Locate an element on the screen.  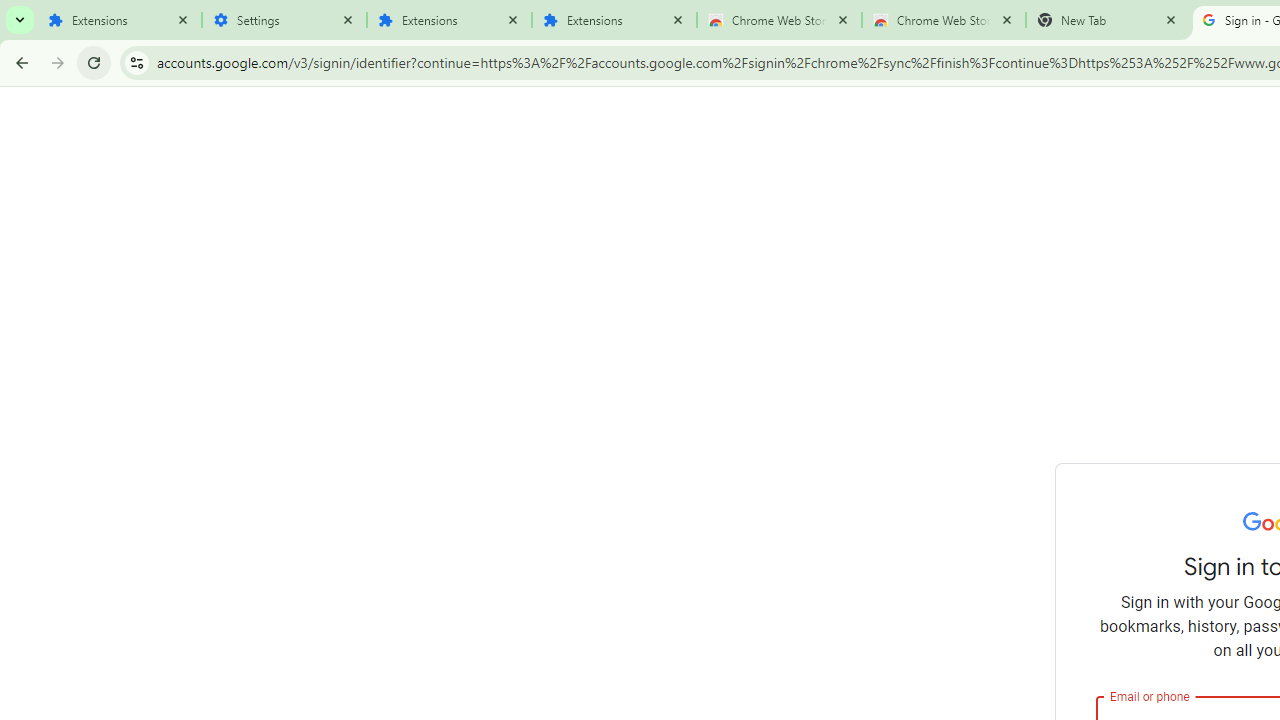
'Extensions' is located at coordinates (118, 20).